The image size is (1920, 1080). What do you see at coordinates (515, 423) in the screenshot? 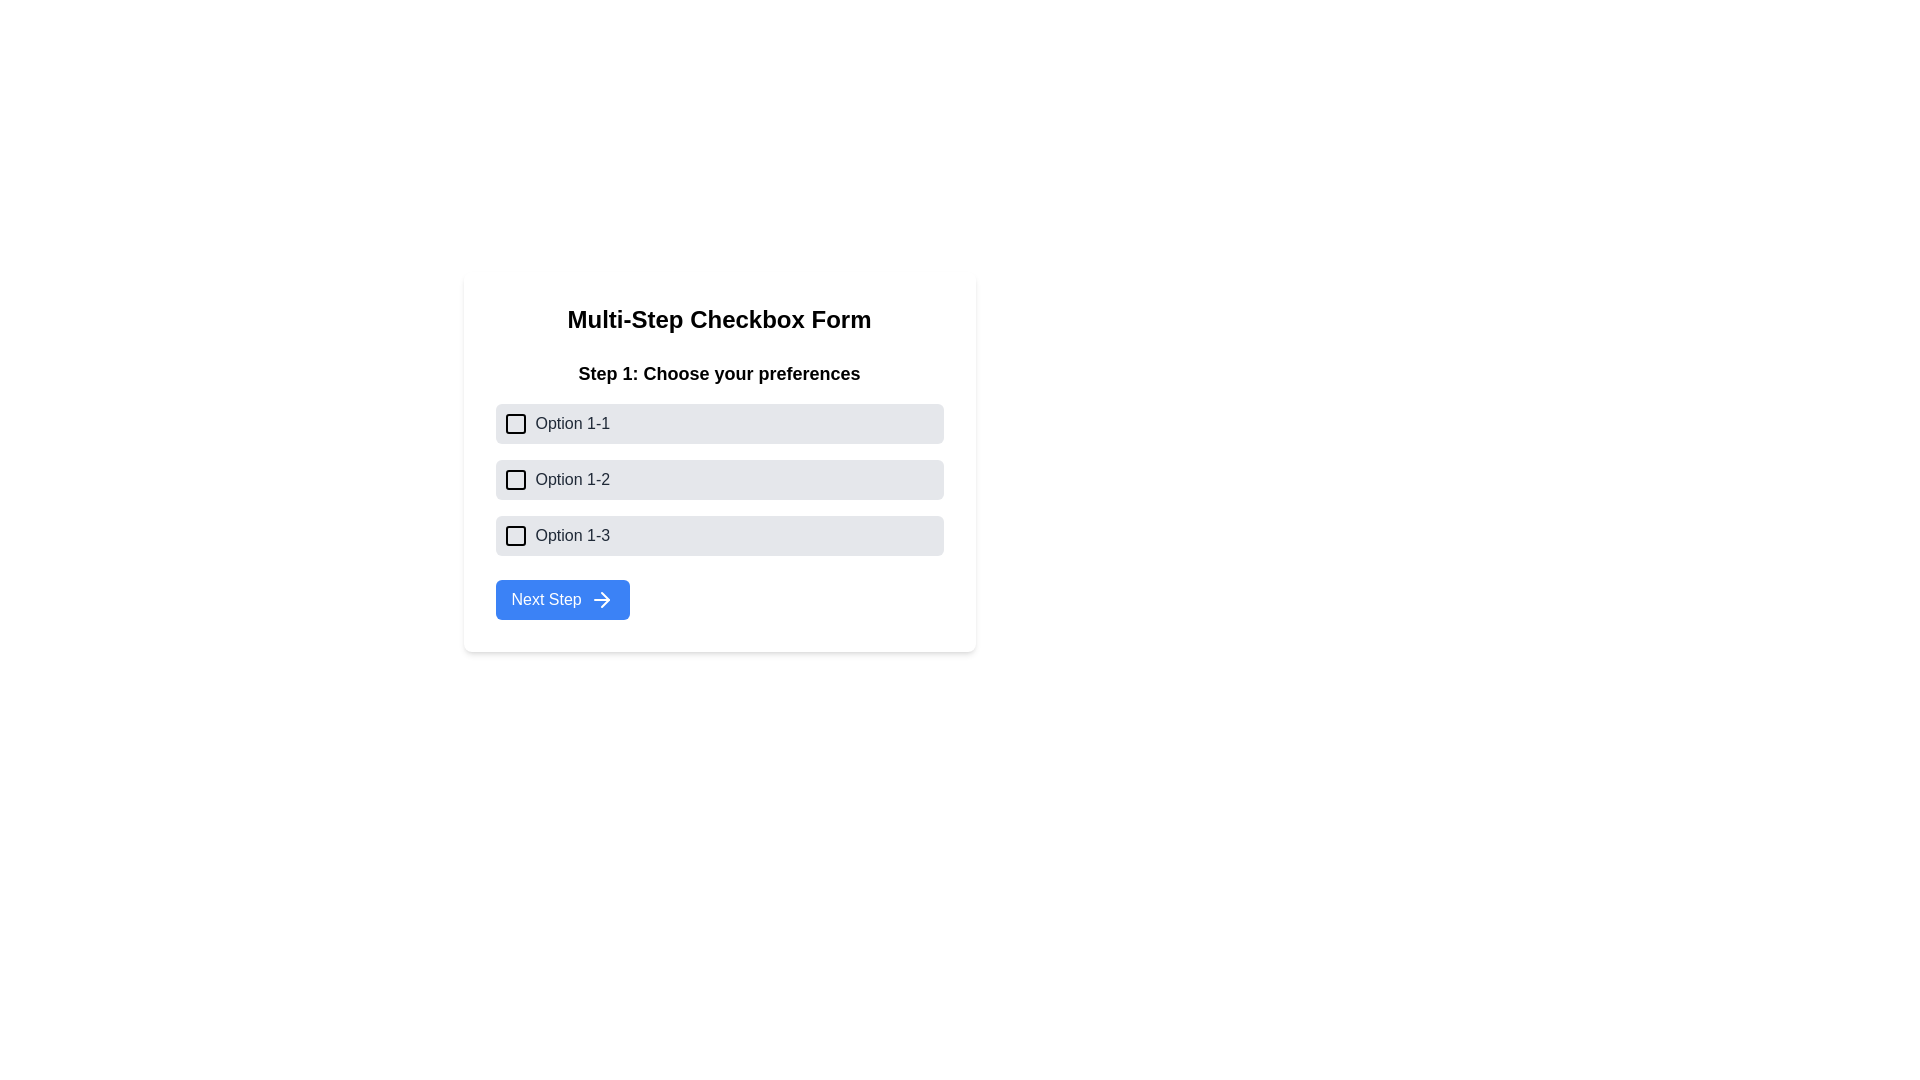
I see `the checkbox icon for 'Option 1-1'` at bounding box center [515, 423].